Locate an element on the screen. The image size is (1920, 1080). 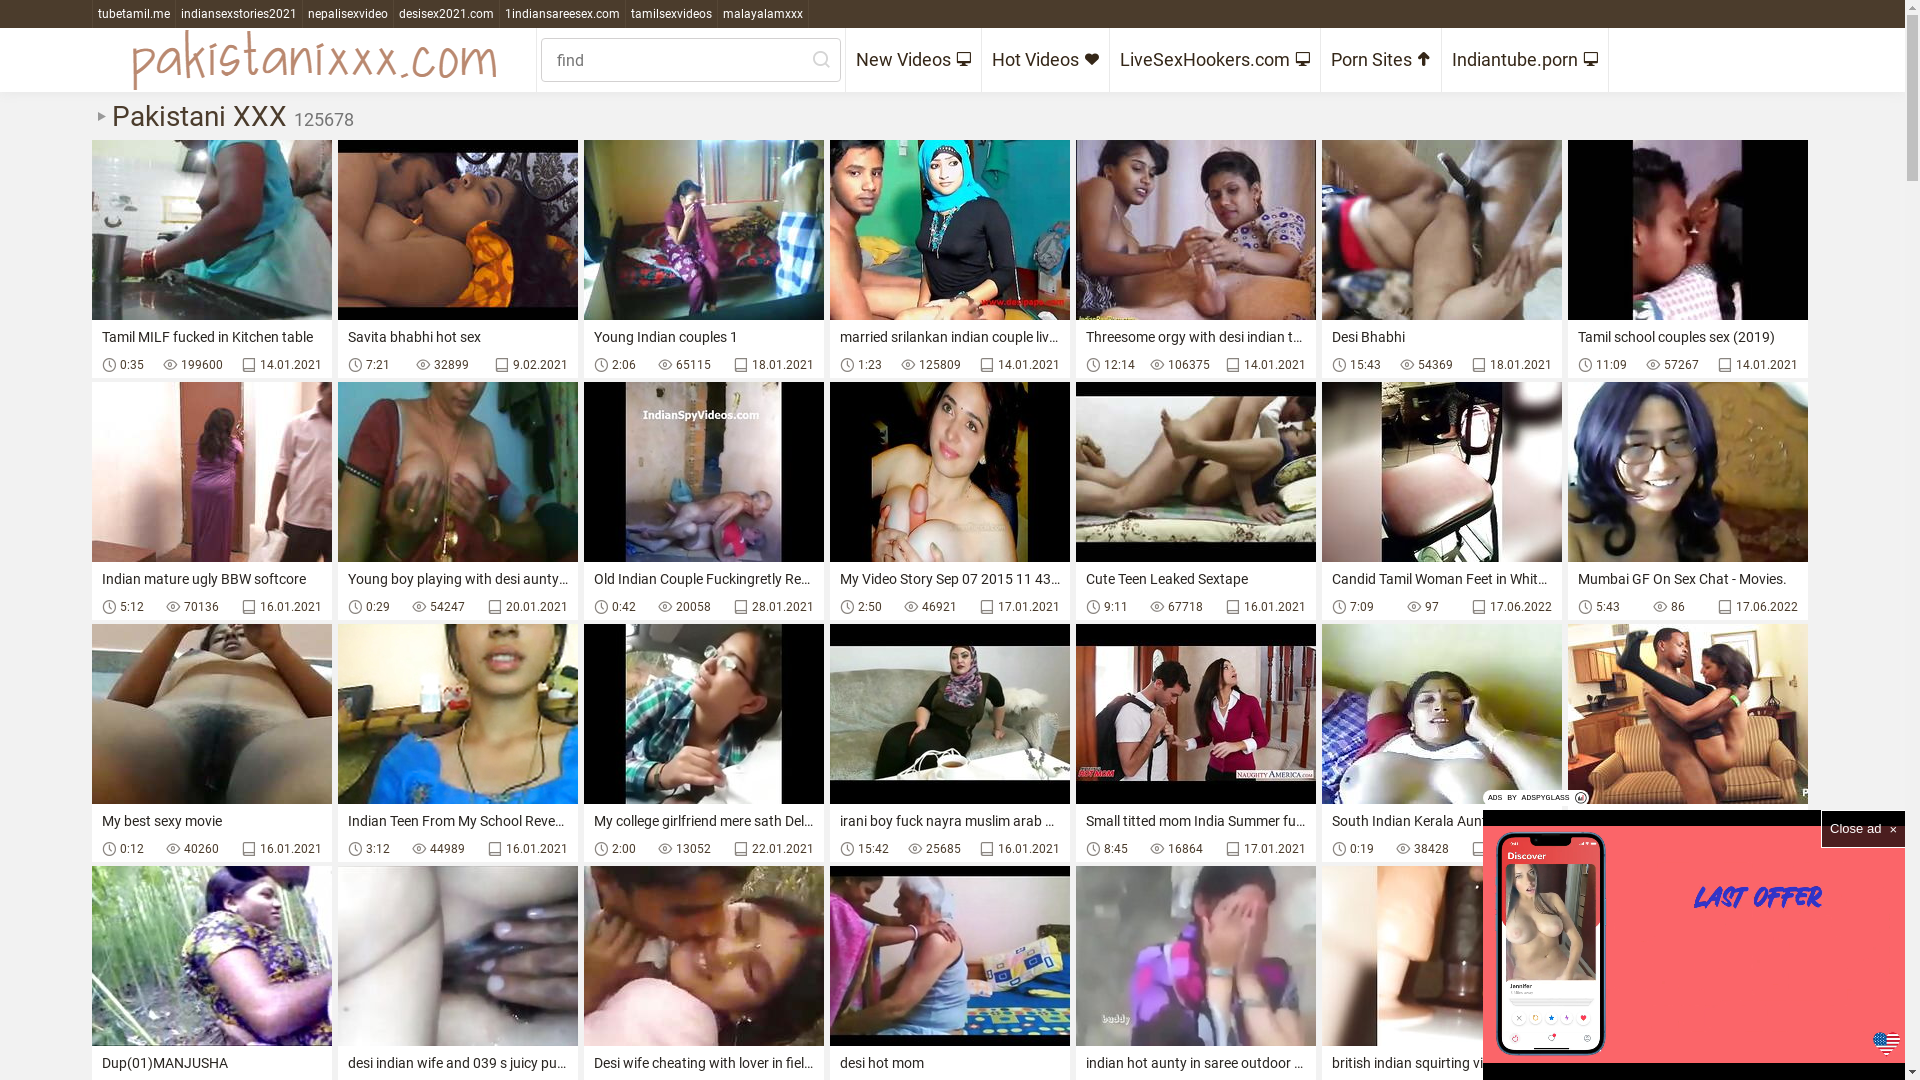
'Desi Bhabhi is located at coordinates (1441, 257).